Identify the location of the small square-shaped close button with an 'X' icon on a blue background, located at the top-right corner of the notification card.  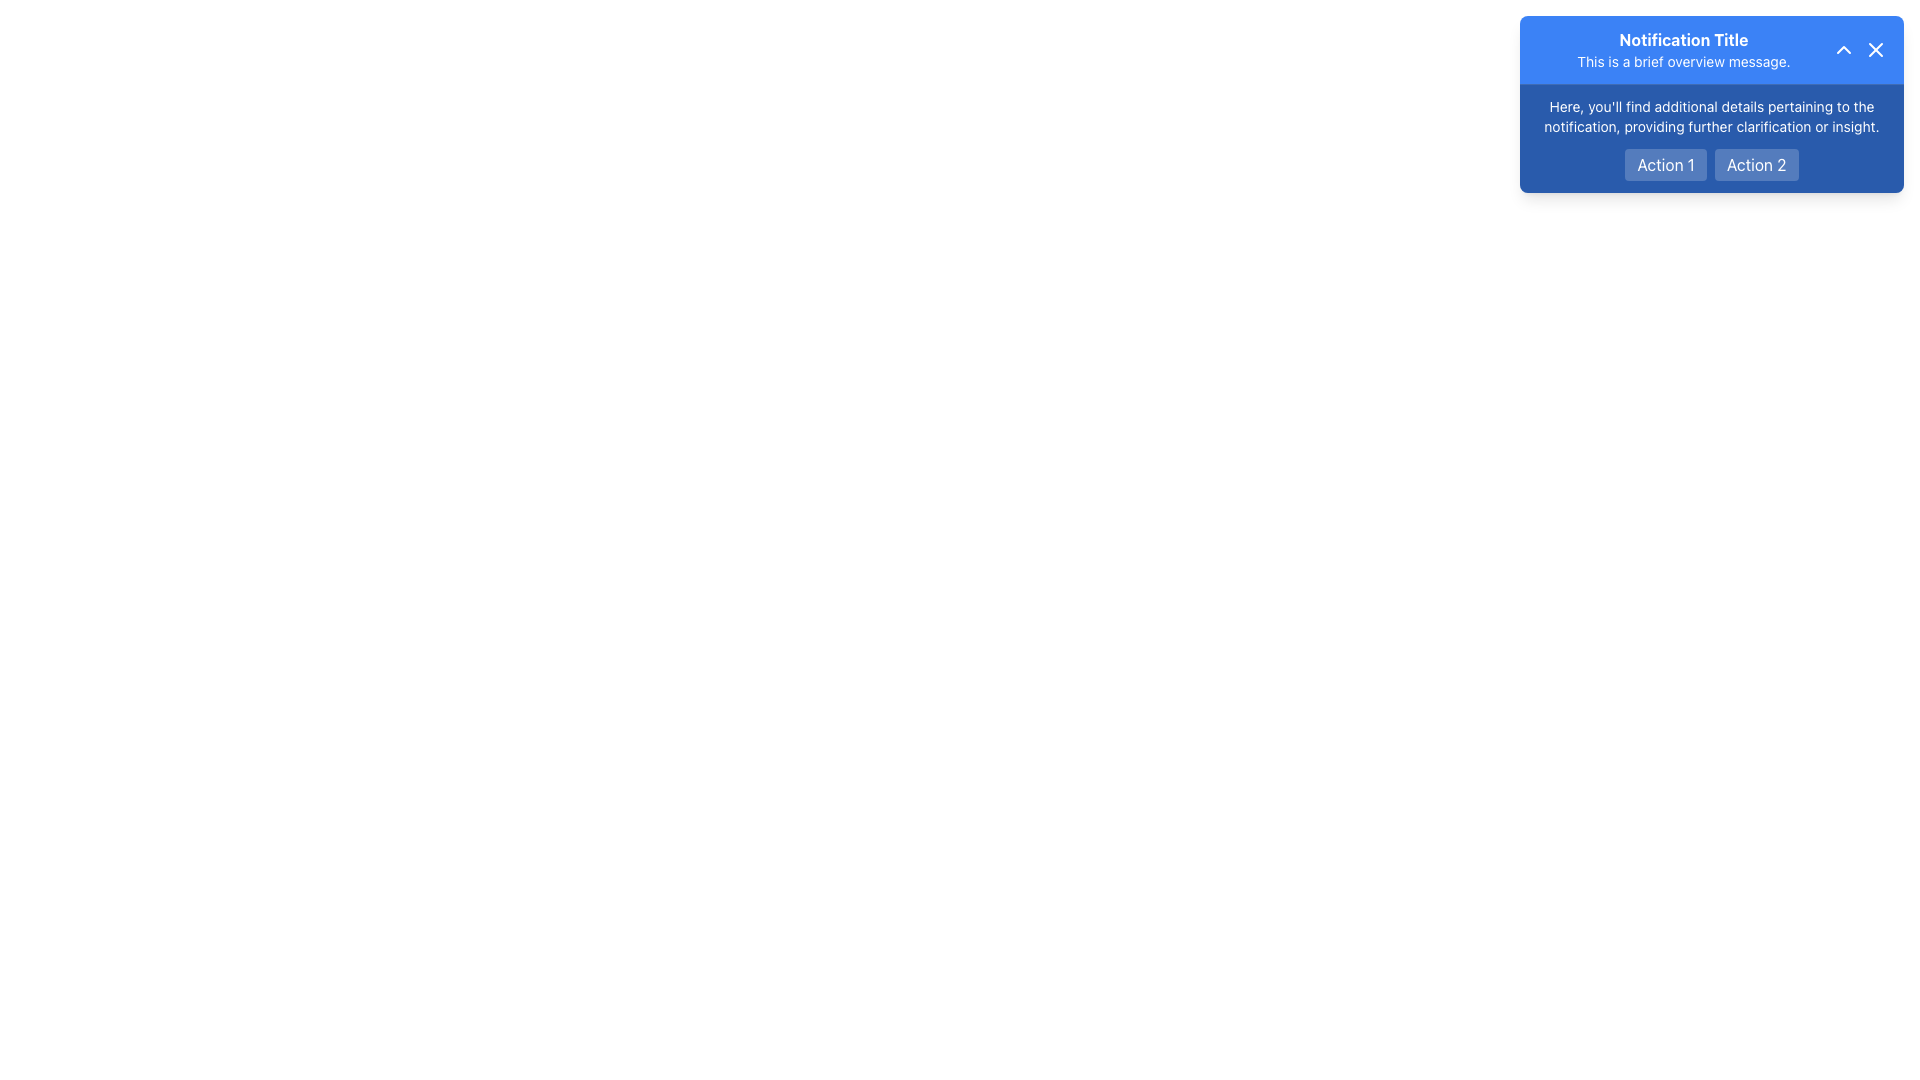
(1875, 49).